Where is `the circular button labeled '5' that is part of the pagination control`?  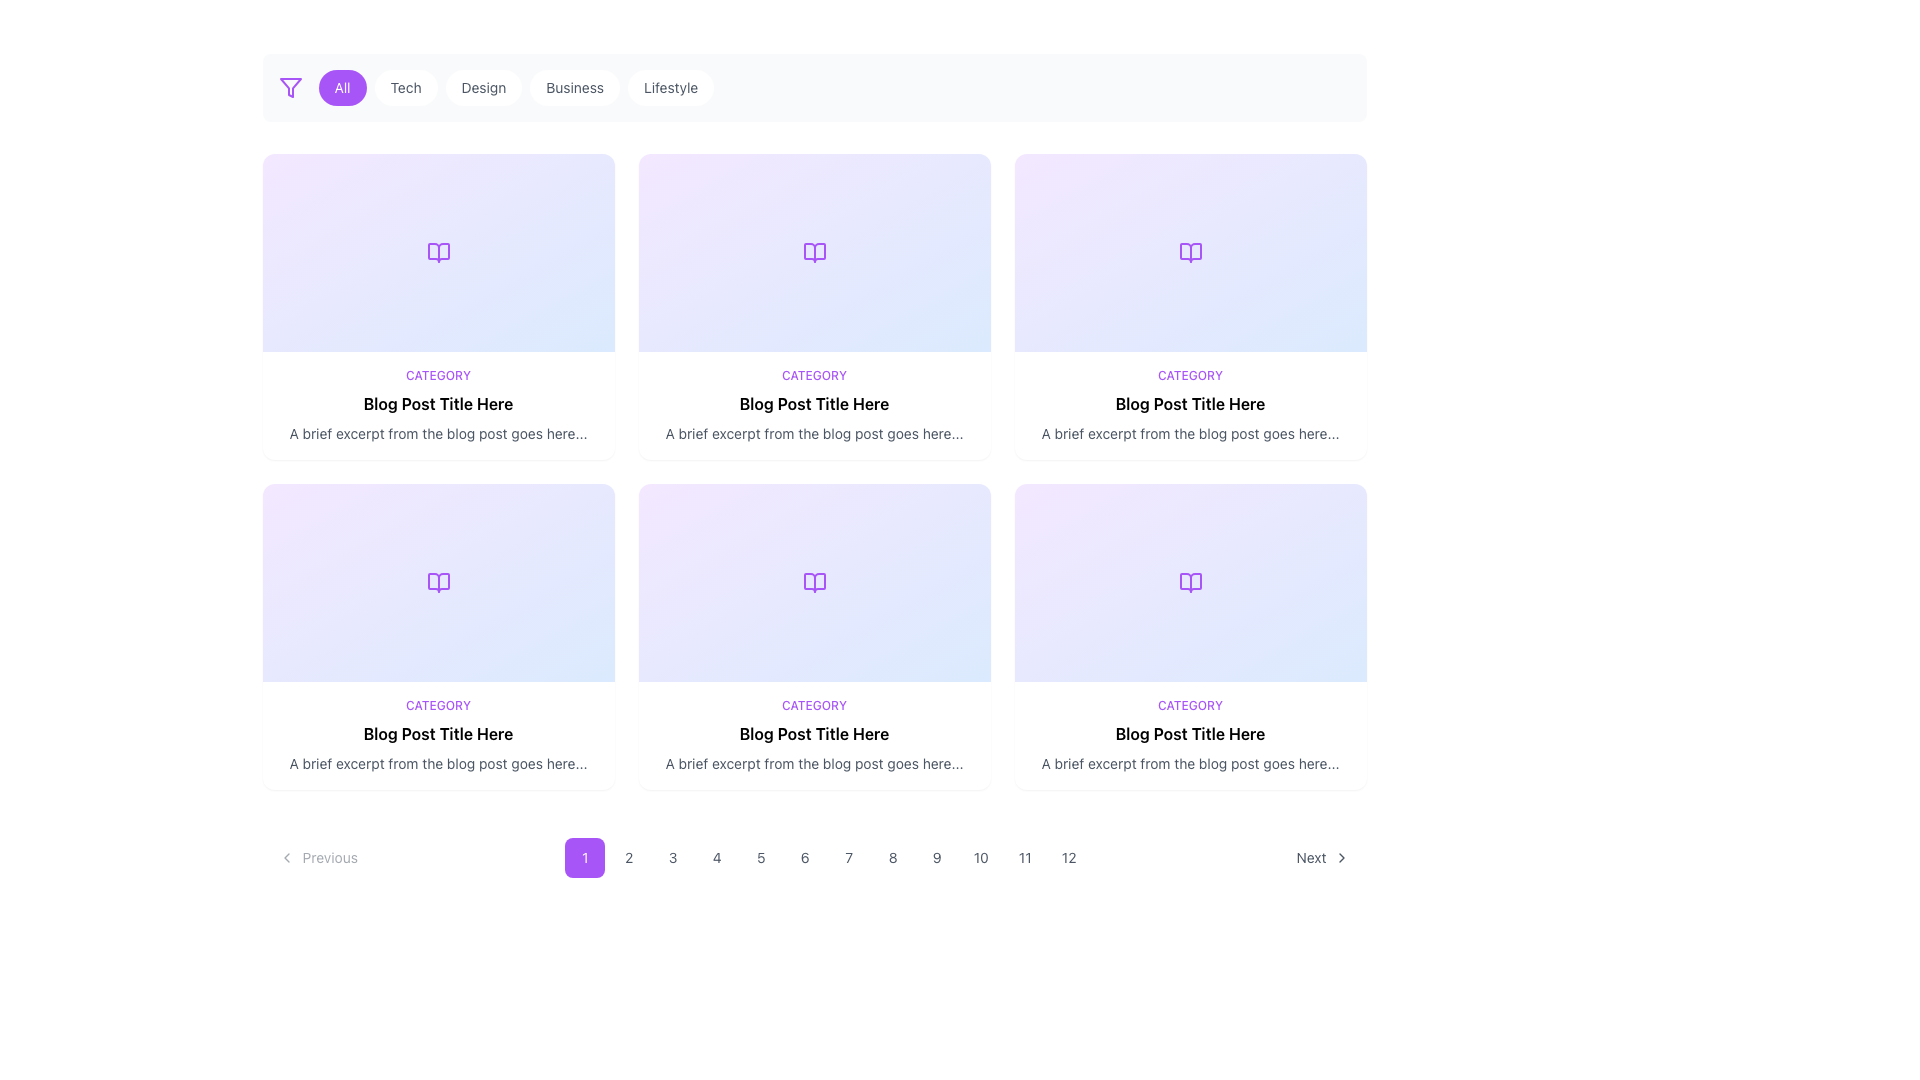 the circular button labeled '5' that is part of the pagination control is located at coordinates (760, 856).